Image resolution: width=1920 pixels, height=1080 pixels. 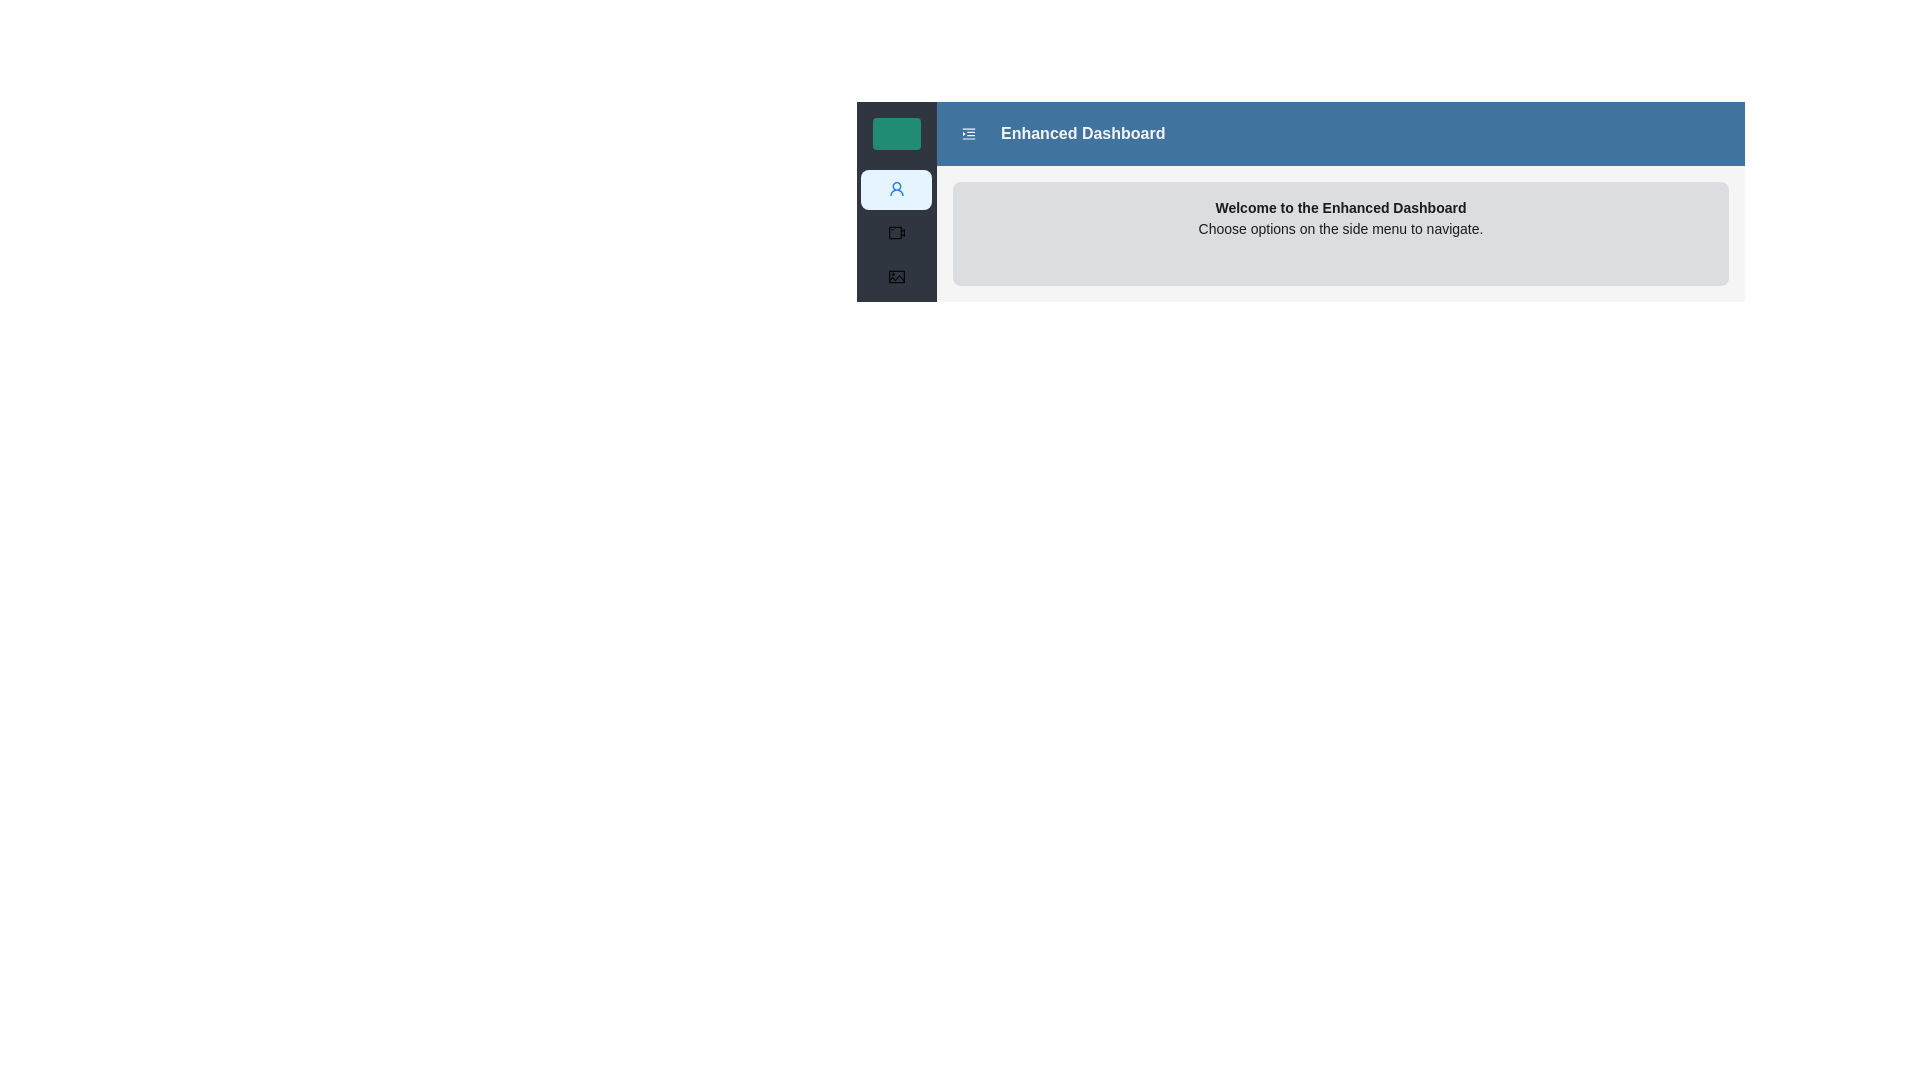 What do you see at coordinates (895, 231) in the screenshot?
I see `the video-related features icon` at bounding box center [895, 231].